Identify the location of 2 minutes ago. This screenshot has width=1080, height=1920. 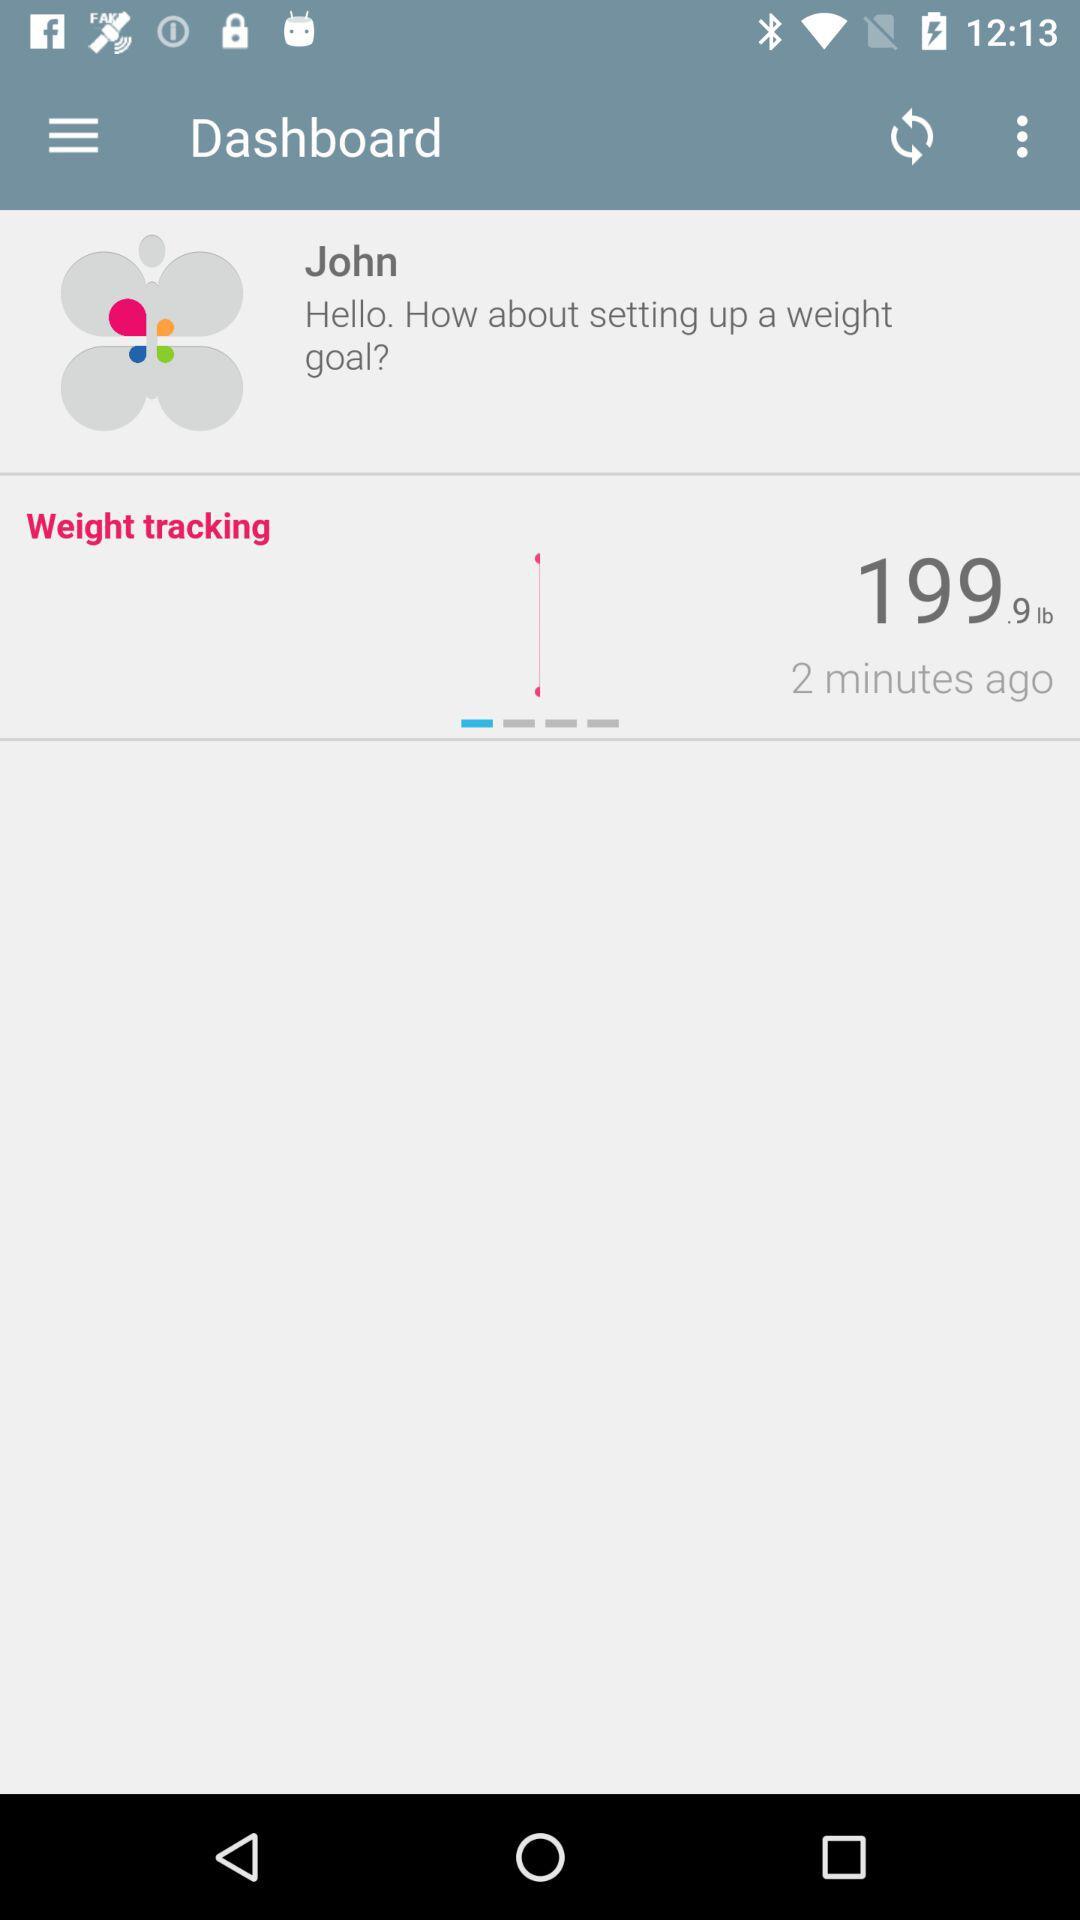
(795, 676).